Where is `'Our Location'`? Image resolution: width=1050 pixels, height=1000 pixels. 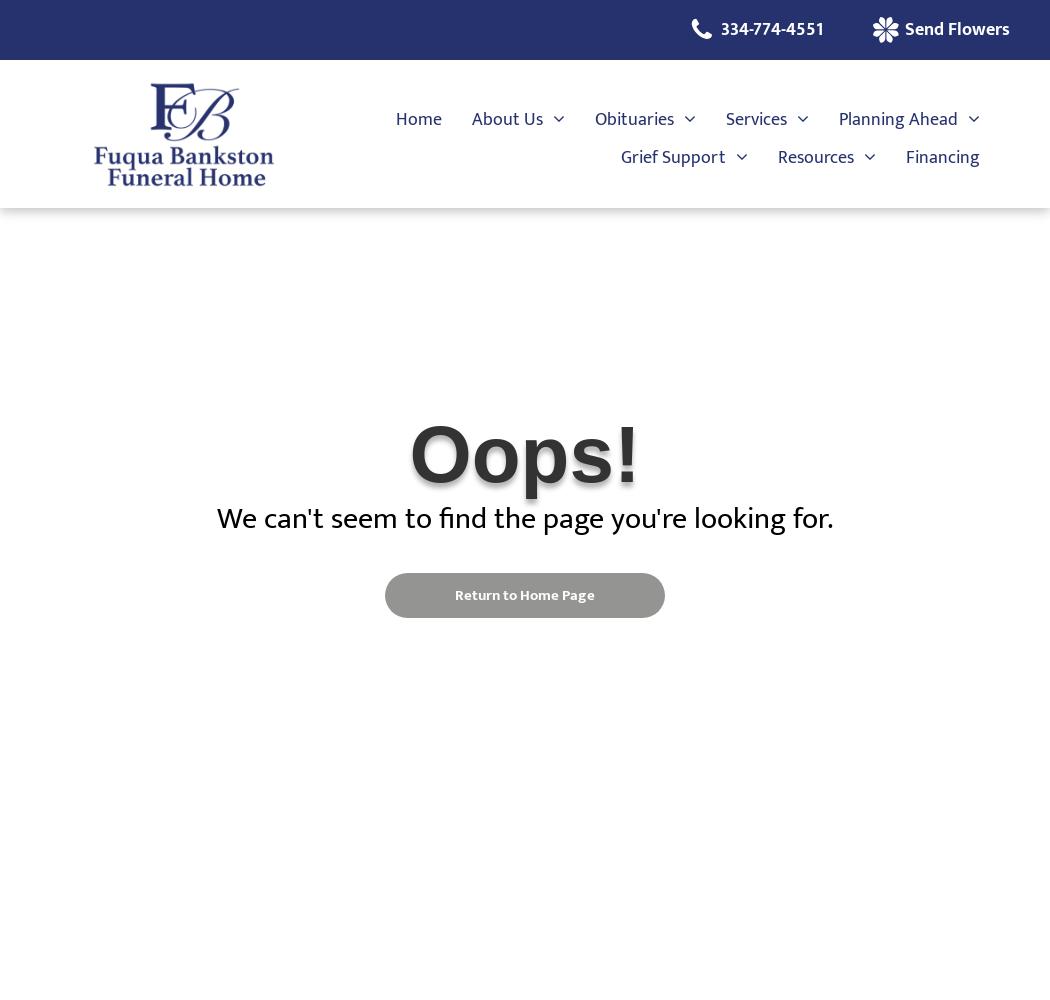
'Our Location' is located at coordinates (486, 316).